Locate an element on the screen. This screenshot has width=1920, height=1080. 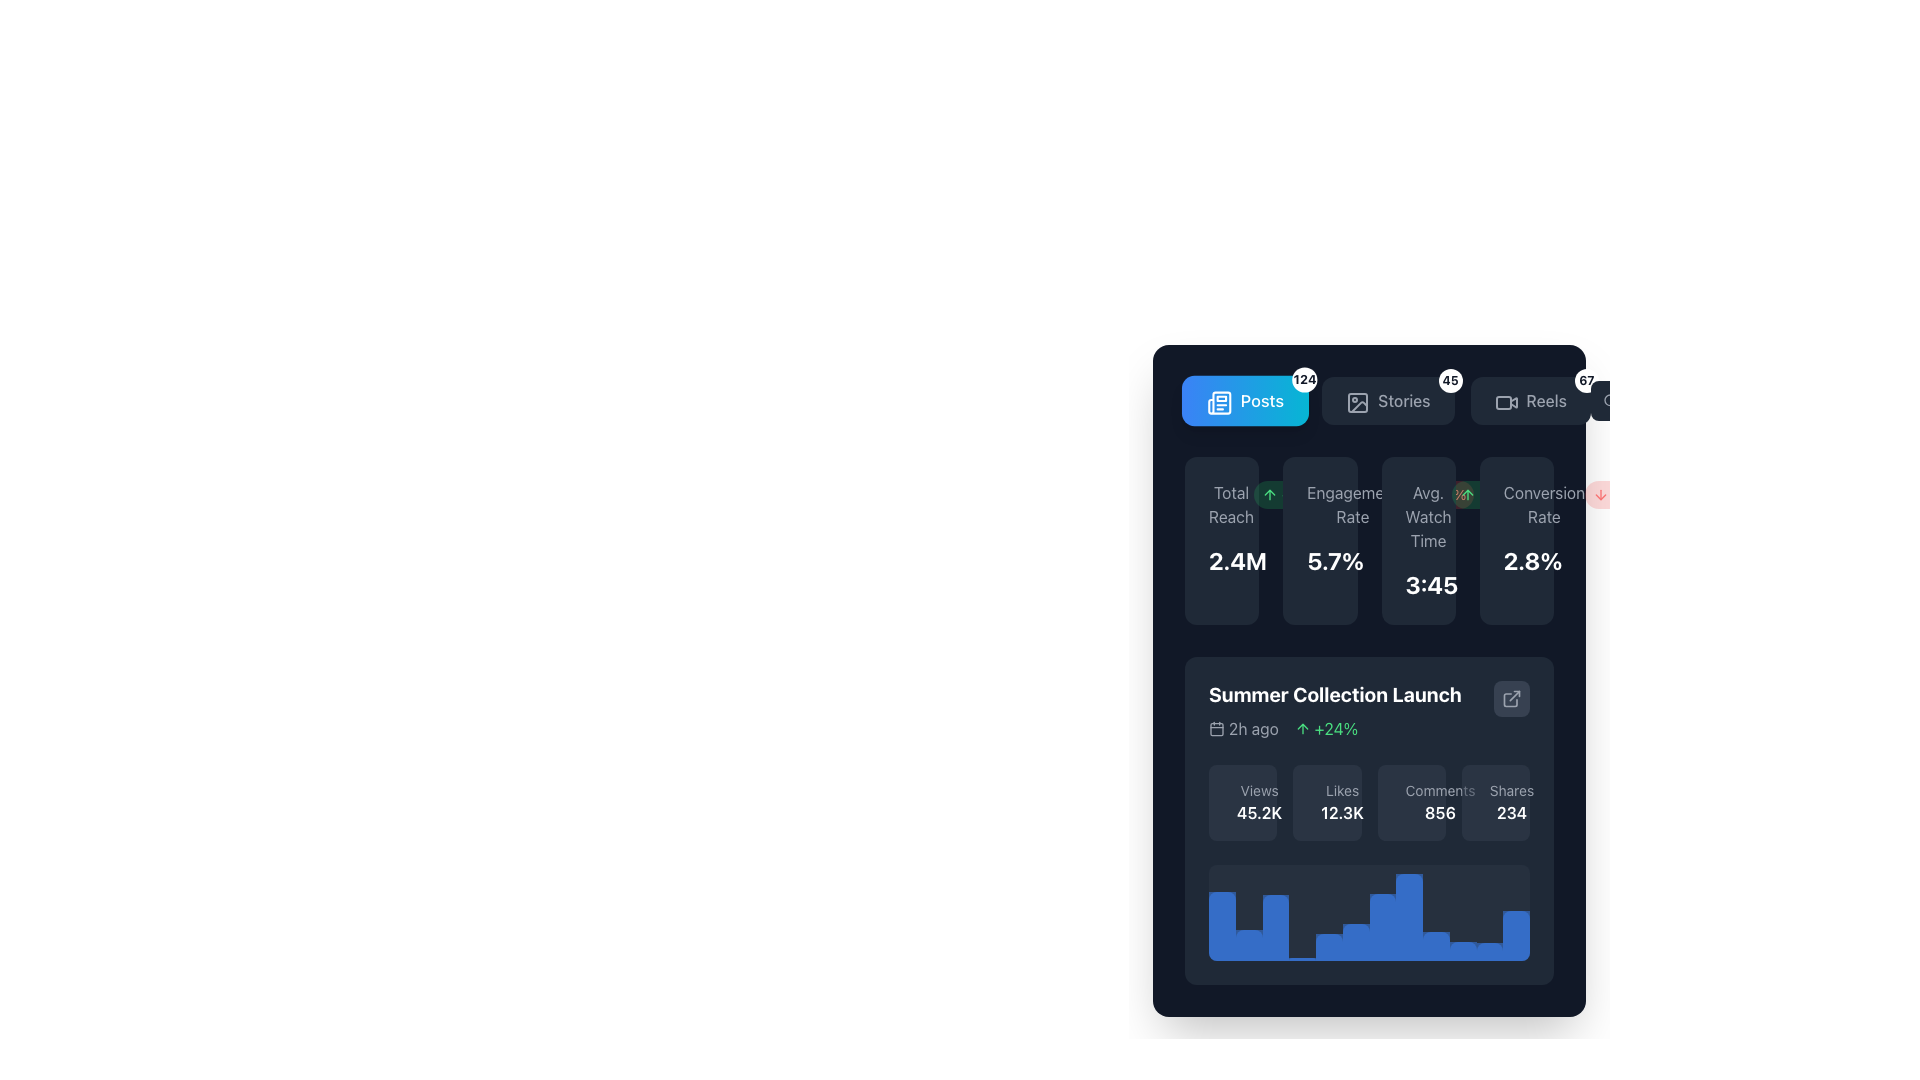
the 'Engagement Rate' label text displayed in light gray font against a dark background, located in the second column of a grid layout for displaying statistical information is located at coordinates (1353, 504).